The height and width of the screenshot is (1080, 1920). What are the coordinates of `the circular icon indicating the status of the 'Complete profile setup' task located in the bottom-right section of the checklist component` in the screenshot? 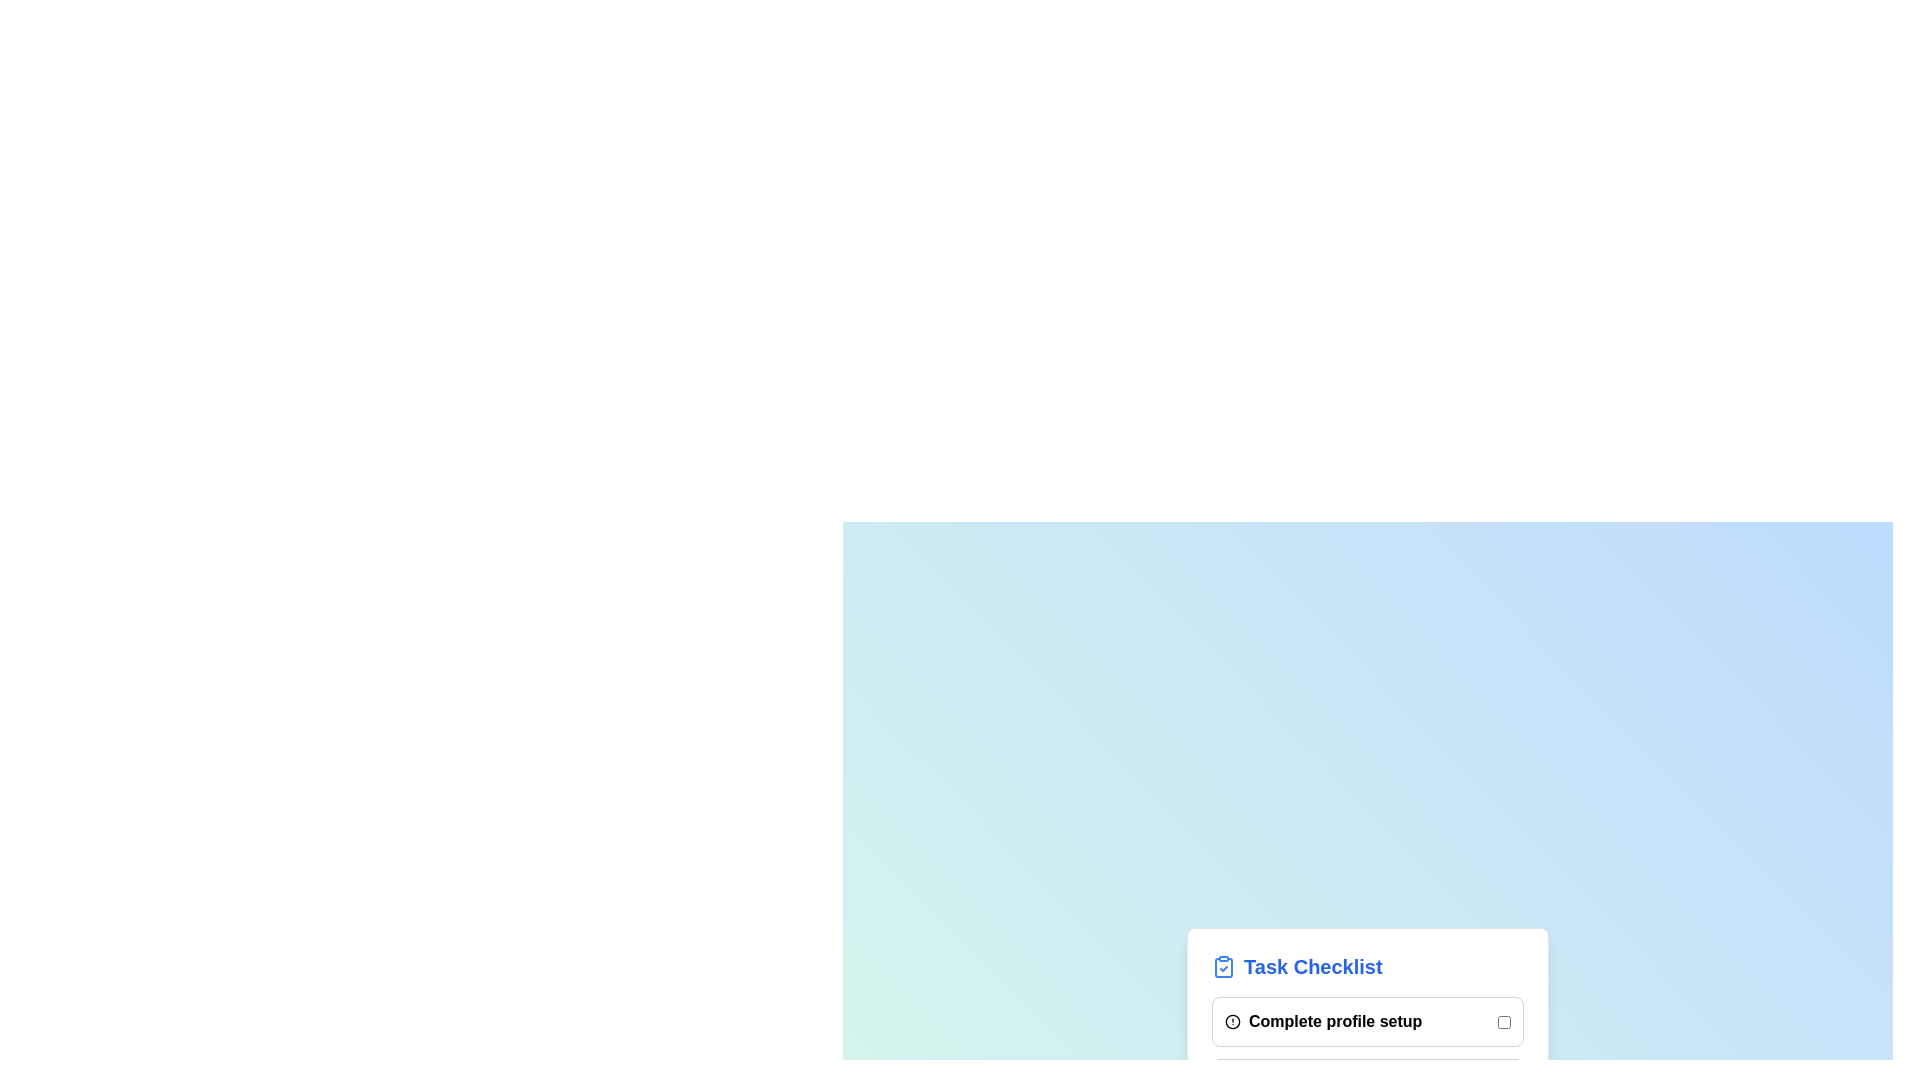 It's located at (1232, 1022).